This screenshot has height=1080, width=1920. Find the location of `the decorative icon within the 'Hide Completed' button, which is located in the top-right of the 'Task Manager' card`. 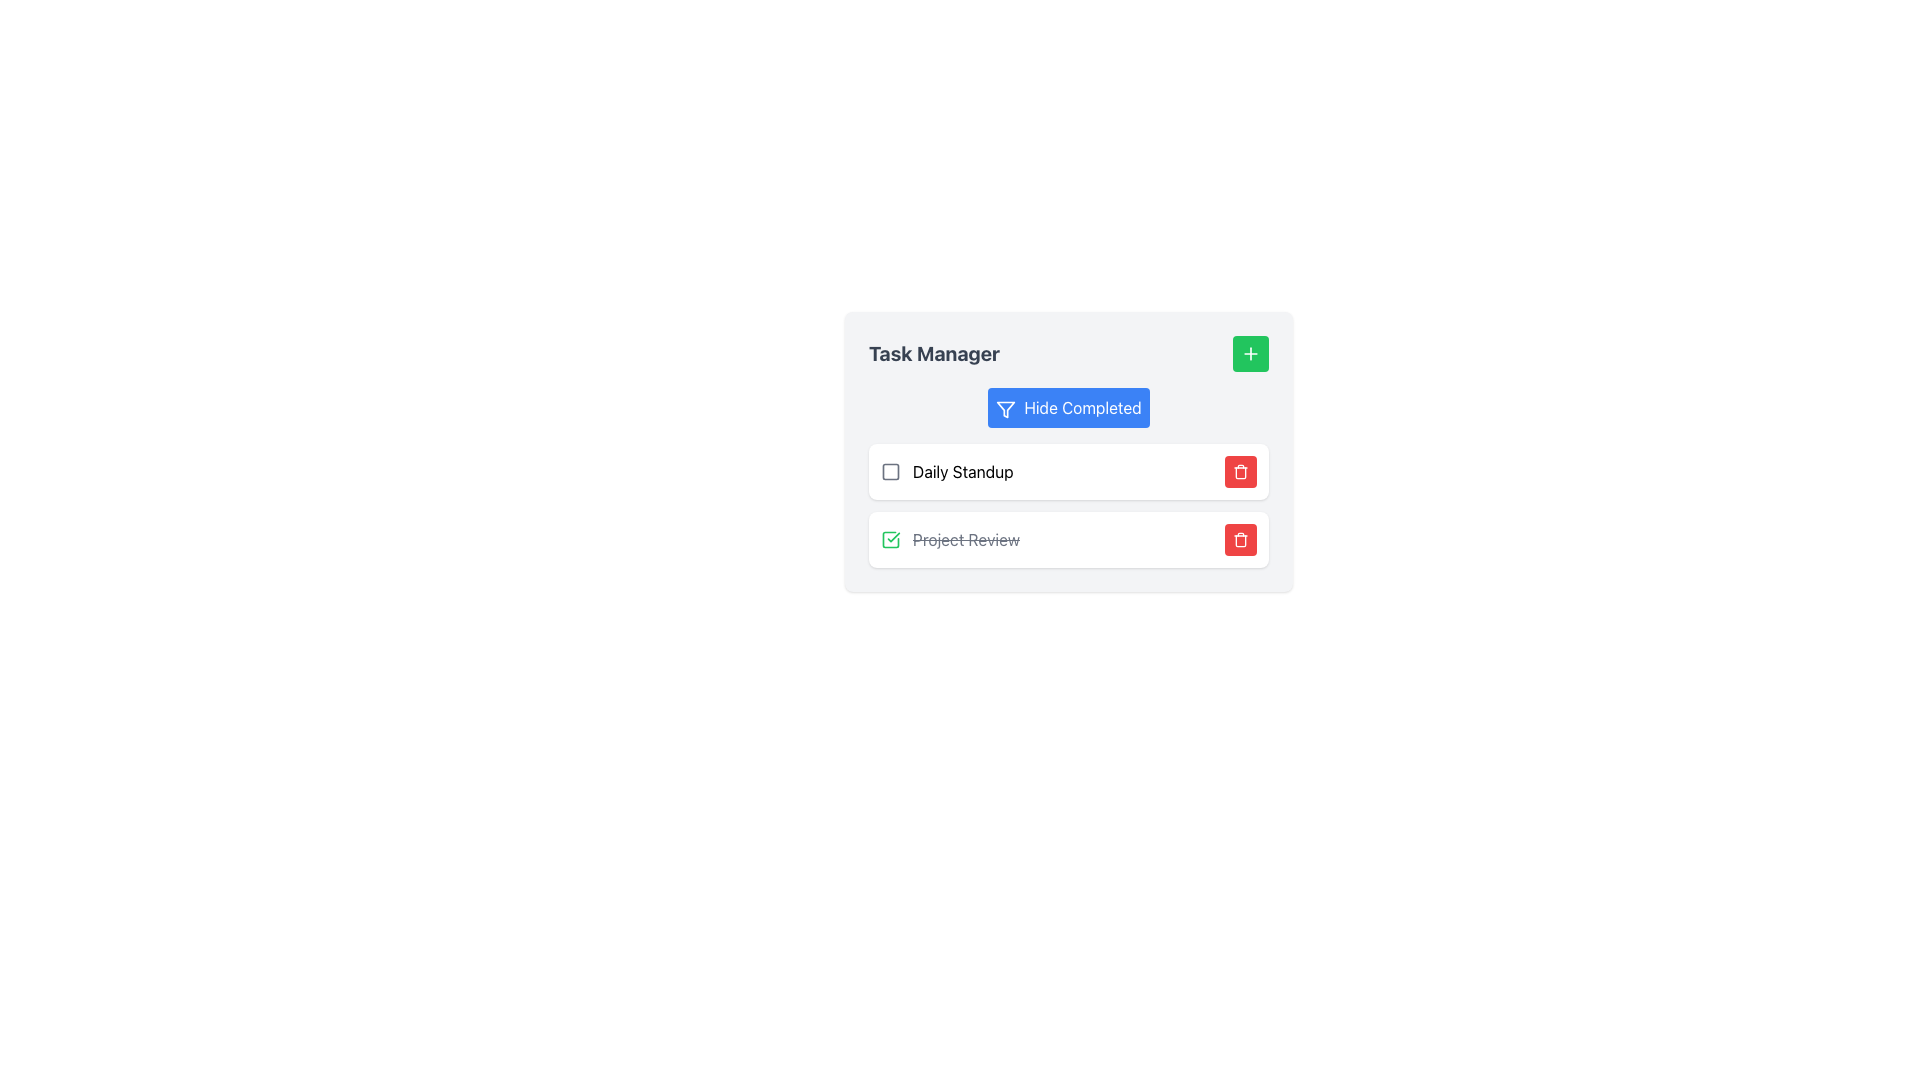

the decorative icon within the 'Hide Completed' button, which is located in the top-right of the 'Task Manager' card is located at coordinates (1006, 408).